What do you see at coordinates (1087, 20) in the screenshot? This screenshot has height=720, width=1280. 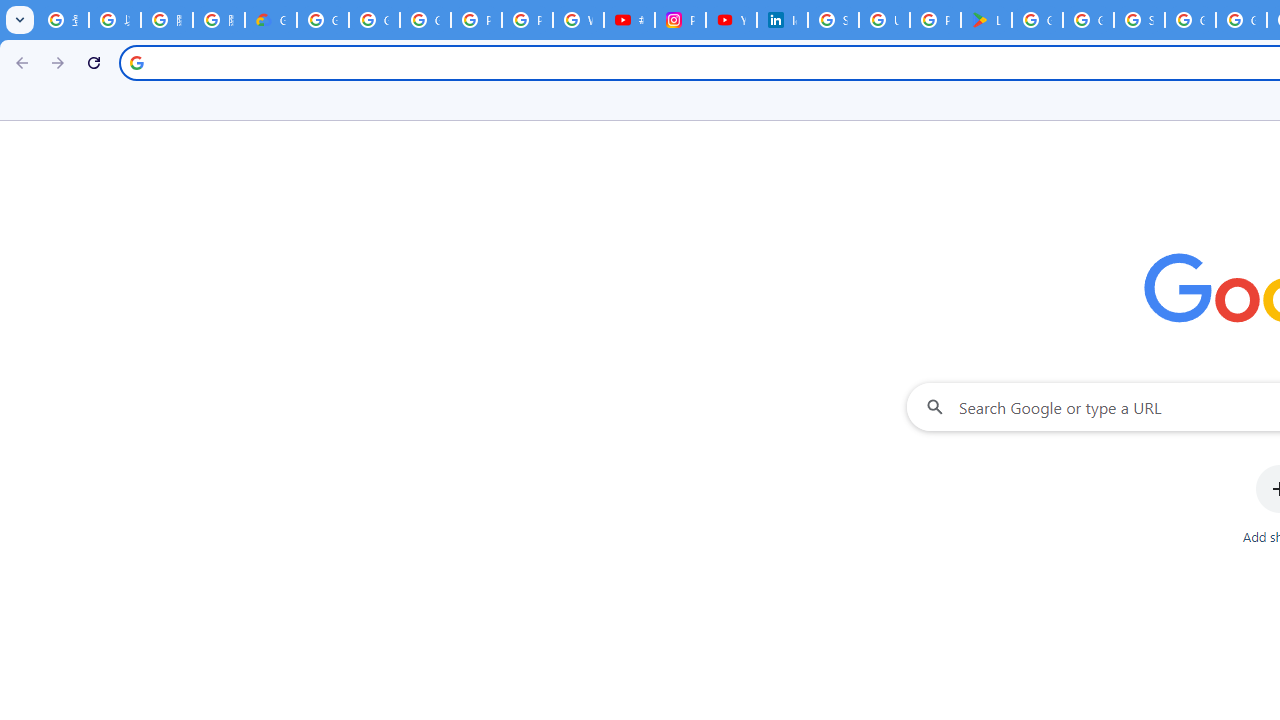 I see `'Google Workspace - Specific Terms'` at bounding box center [1087, 20].